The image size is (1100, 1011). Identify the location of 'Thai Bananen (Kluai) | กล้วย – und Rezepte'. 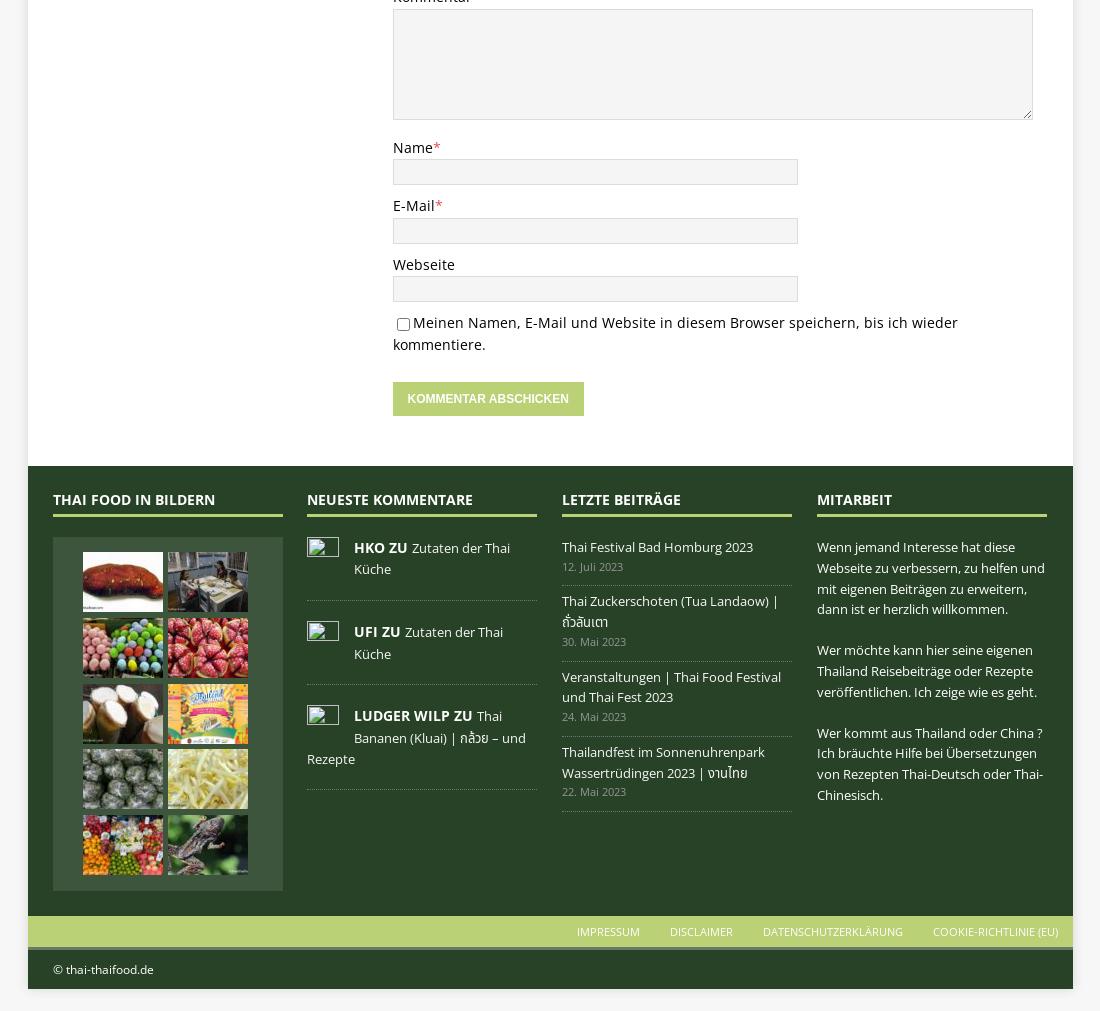
(415, 736).